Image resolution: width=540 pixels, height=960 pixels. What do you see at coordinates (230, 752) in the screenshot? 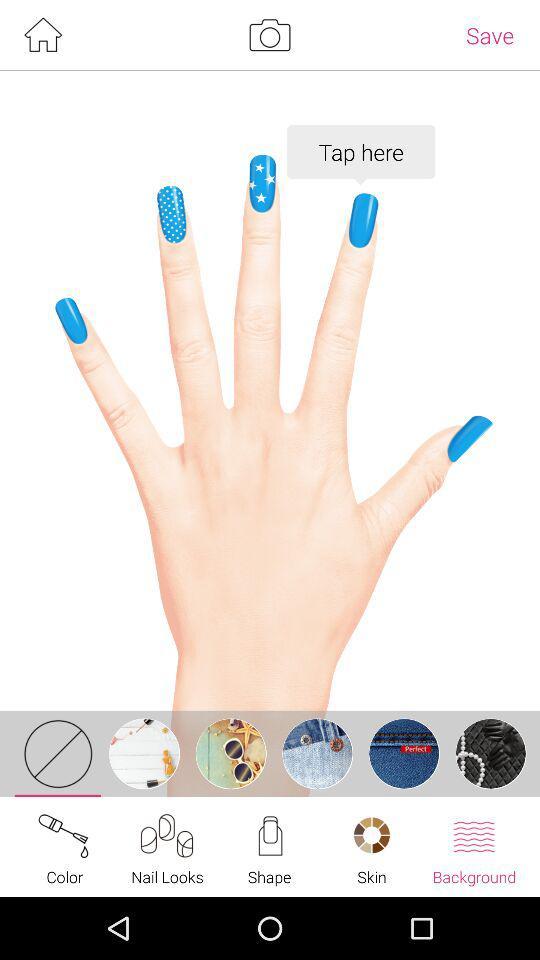
I see `the third image which is in between the texts nail looks and shape` at bounding box center [230, 752].